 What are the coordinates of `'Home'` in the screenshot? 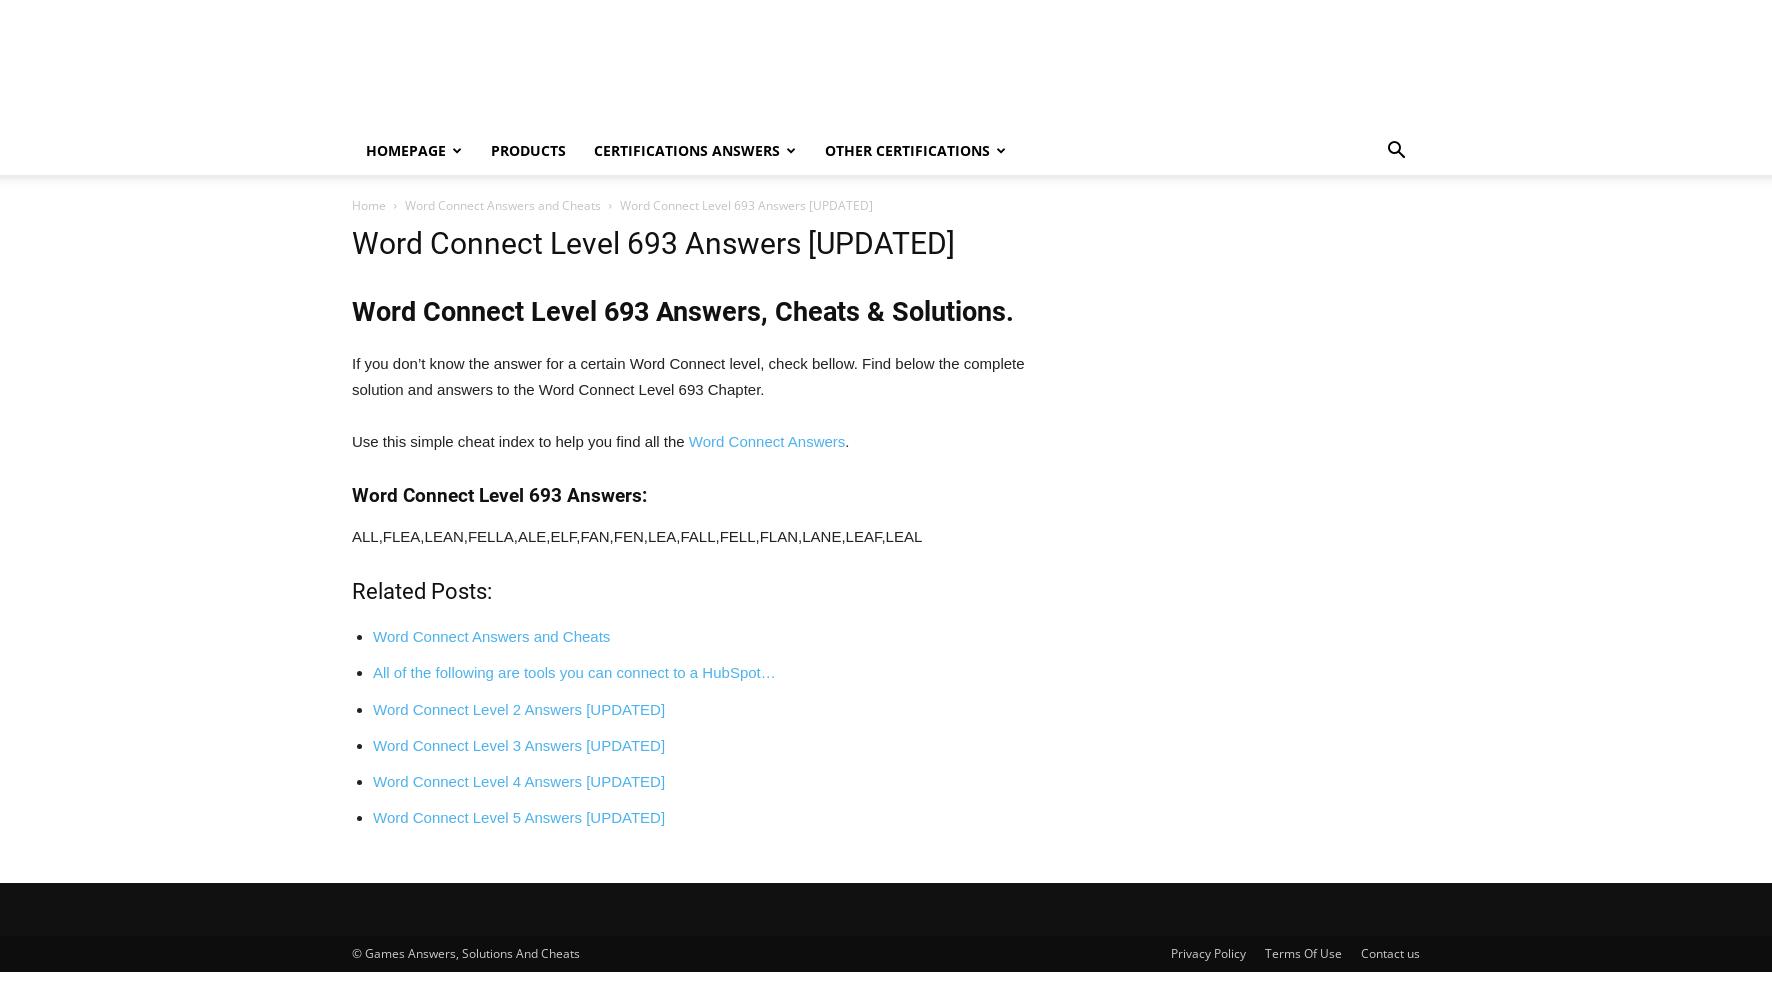 It's located at (368, 204).